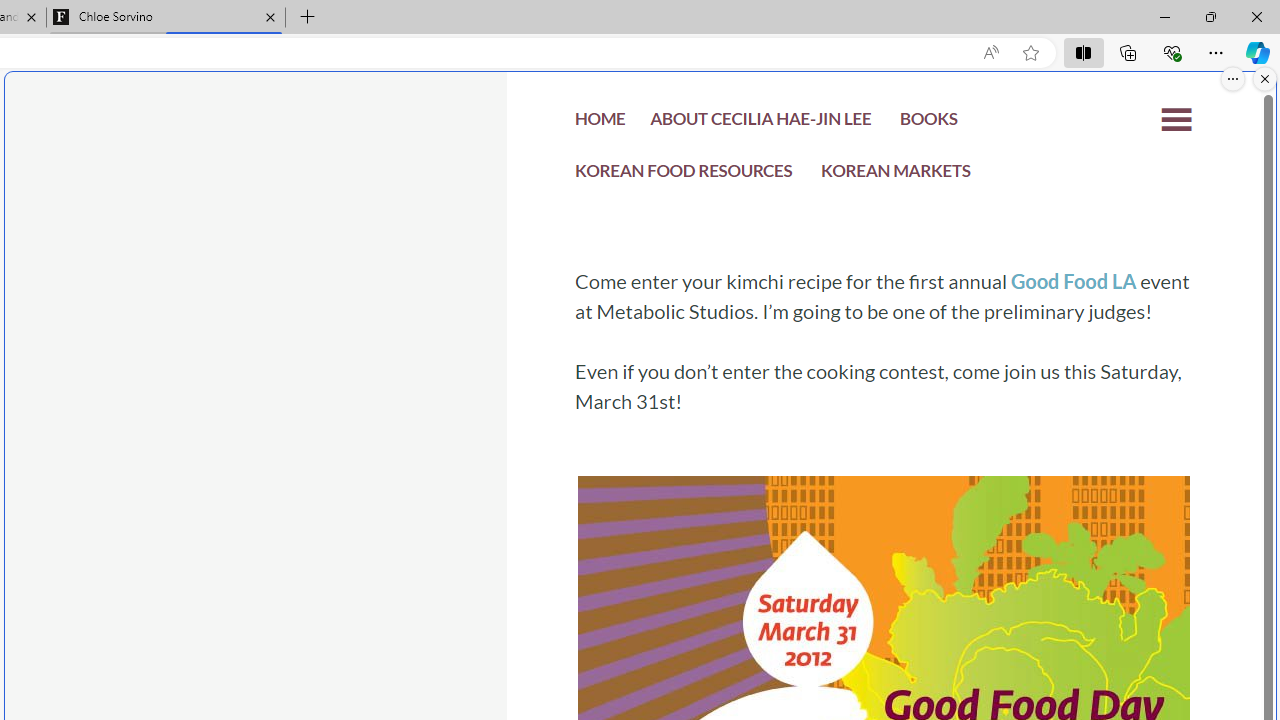 This screenshot has height=720, width=1280. What do you see at coordinates (599, 124) in the screenshot?
I see `'HOME'` at bounding box center [599, 124].